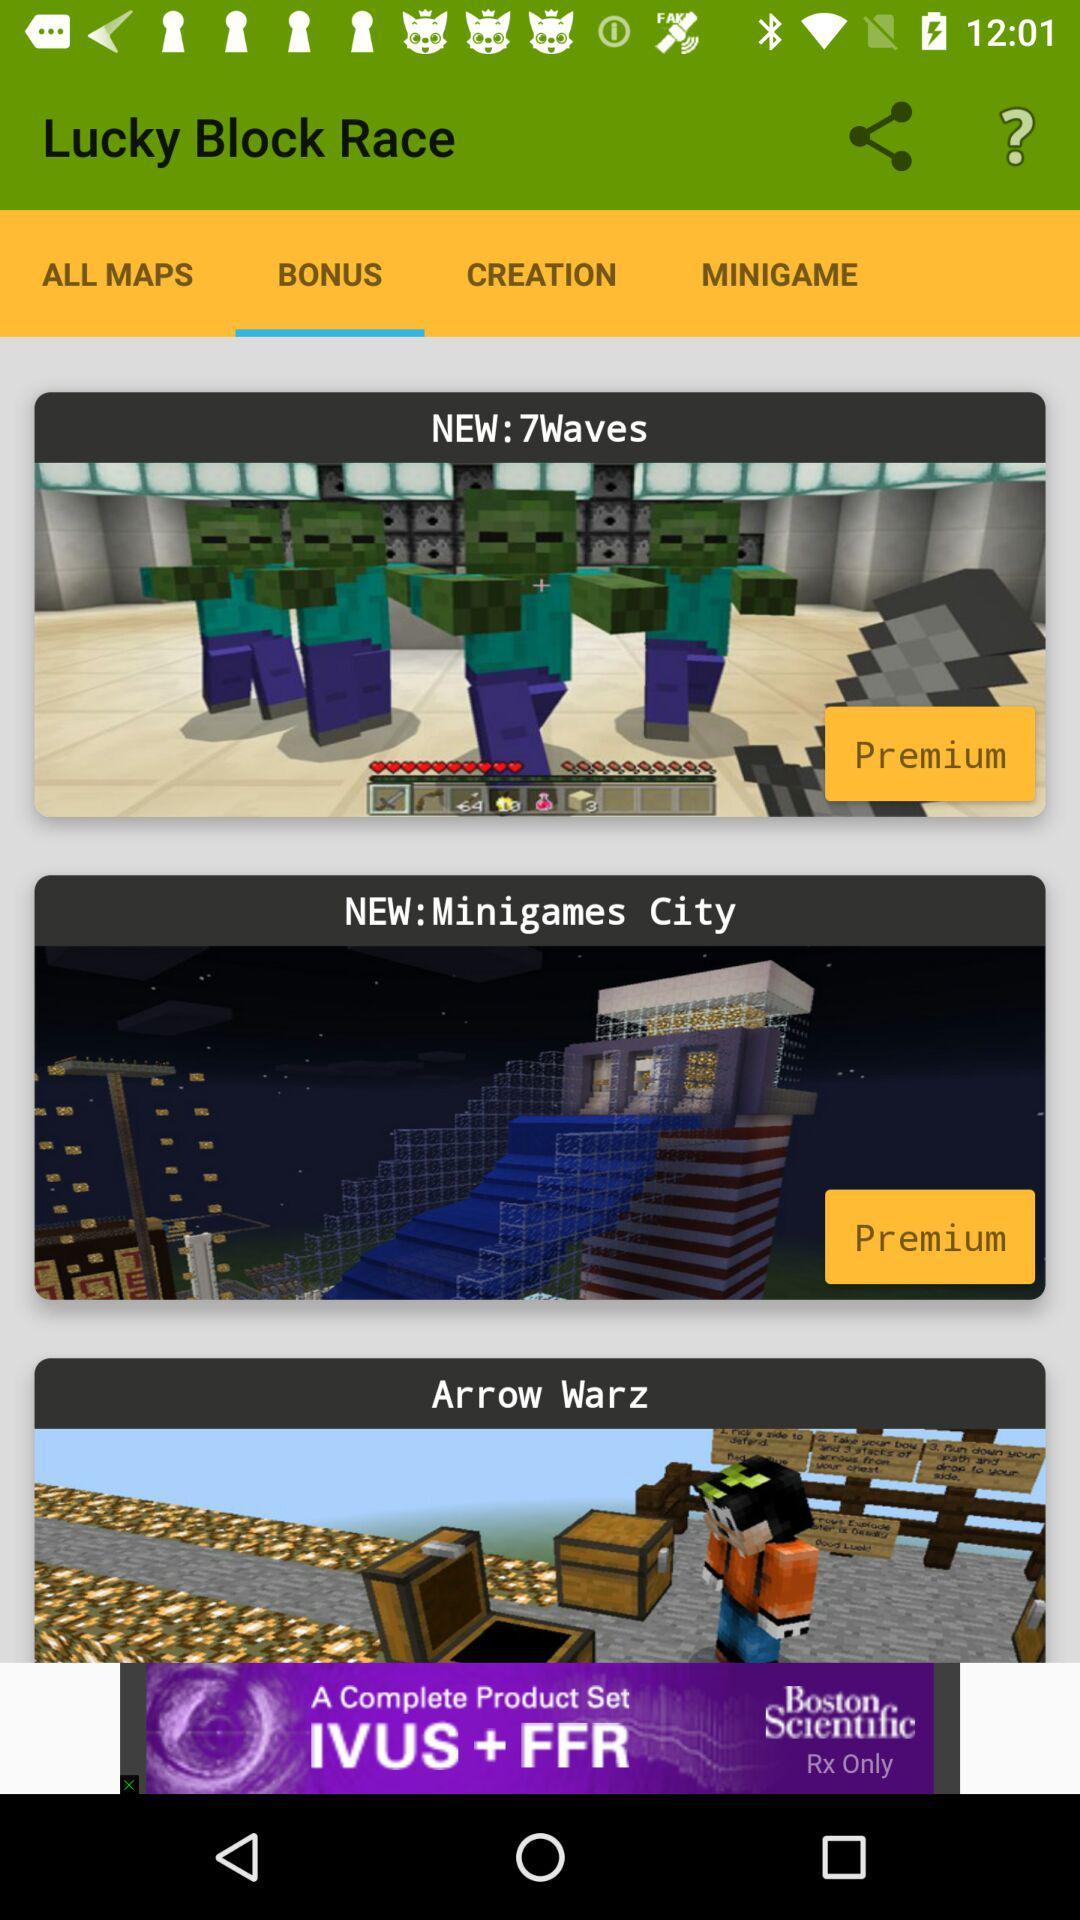 The image size is (1080, 1920). I want to click on enlarge advertisement, so click(540, 1727).